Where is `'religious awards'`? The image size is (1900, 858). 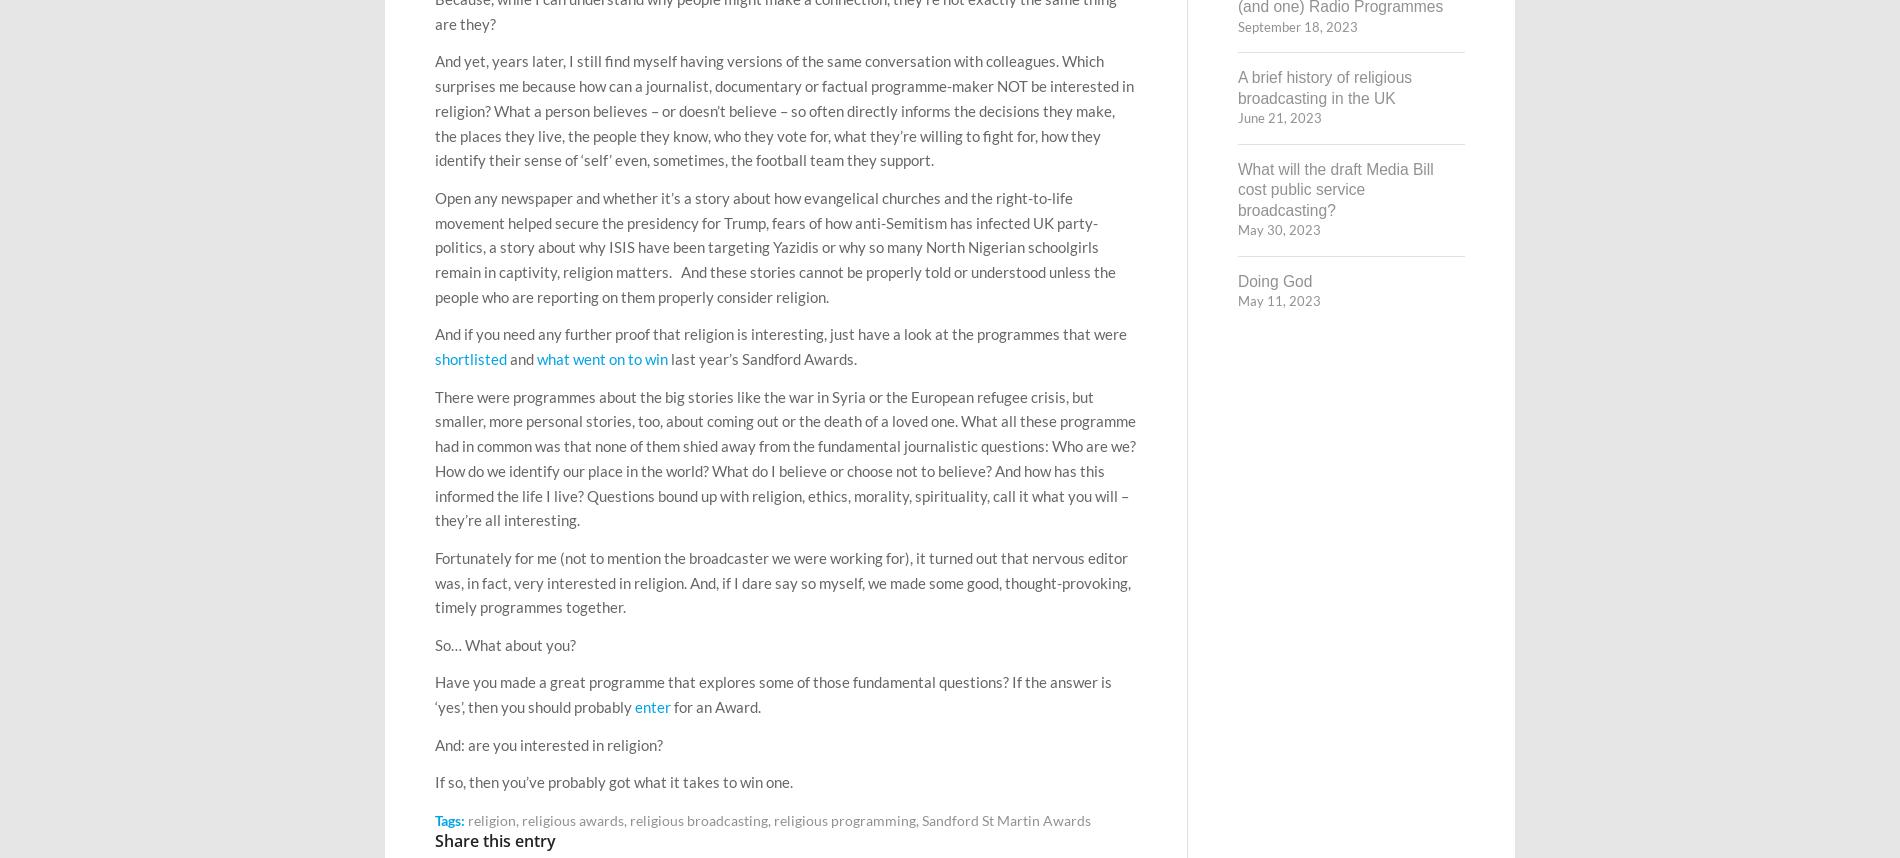 'religious awards' is located at coordinates (573, 818).